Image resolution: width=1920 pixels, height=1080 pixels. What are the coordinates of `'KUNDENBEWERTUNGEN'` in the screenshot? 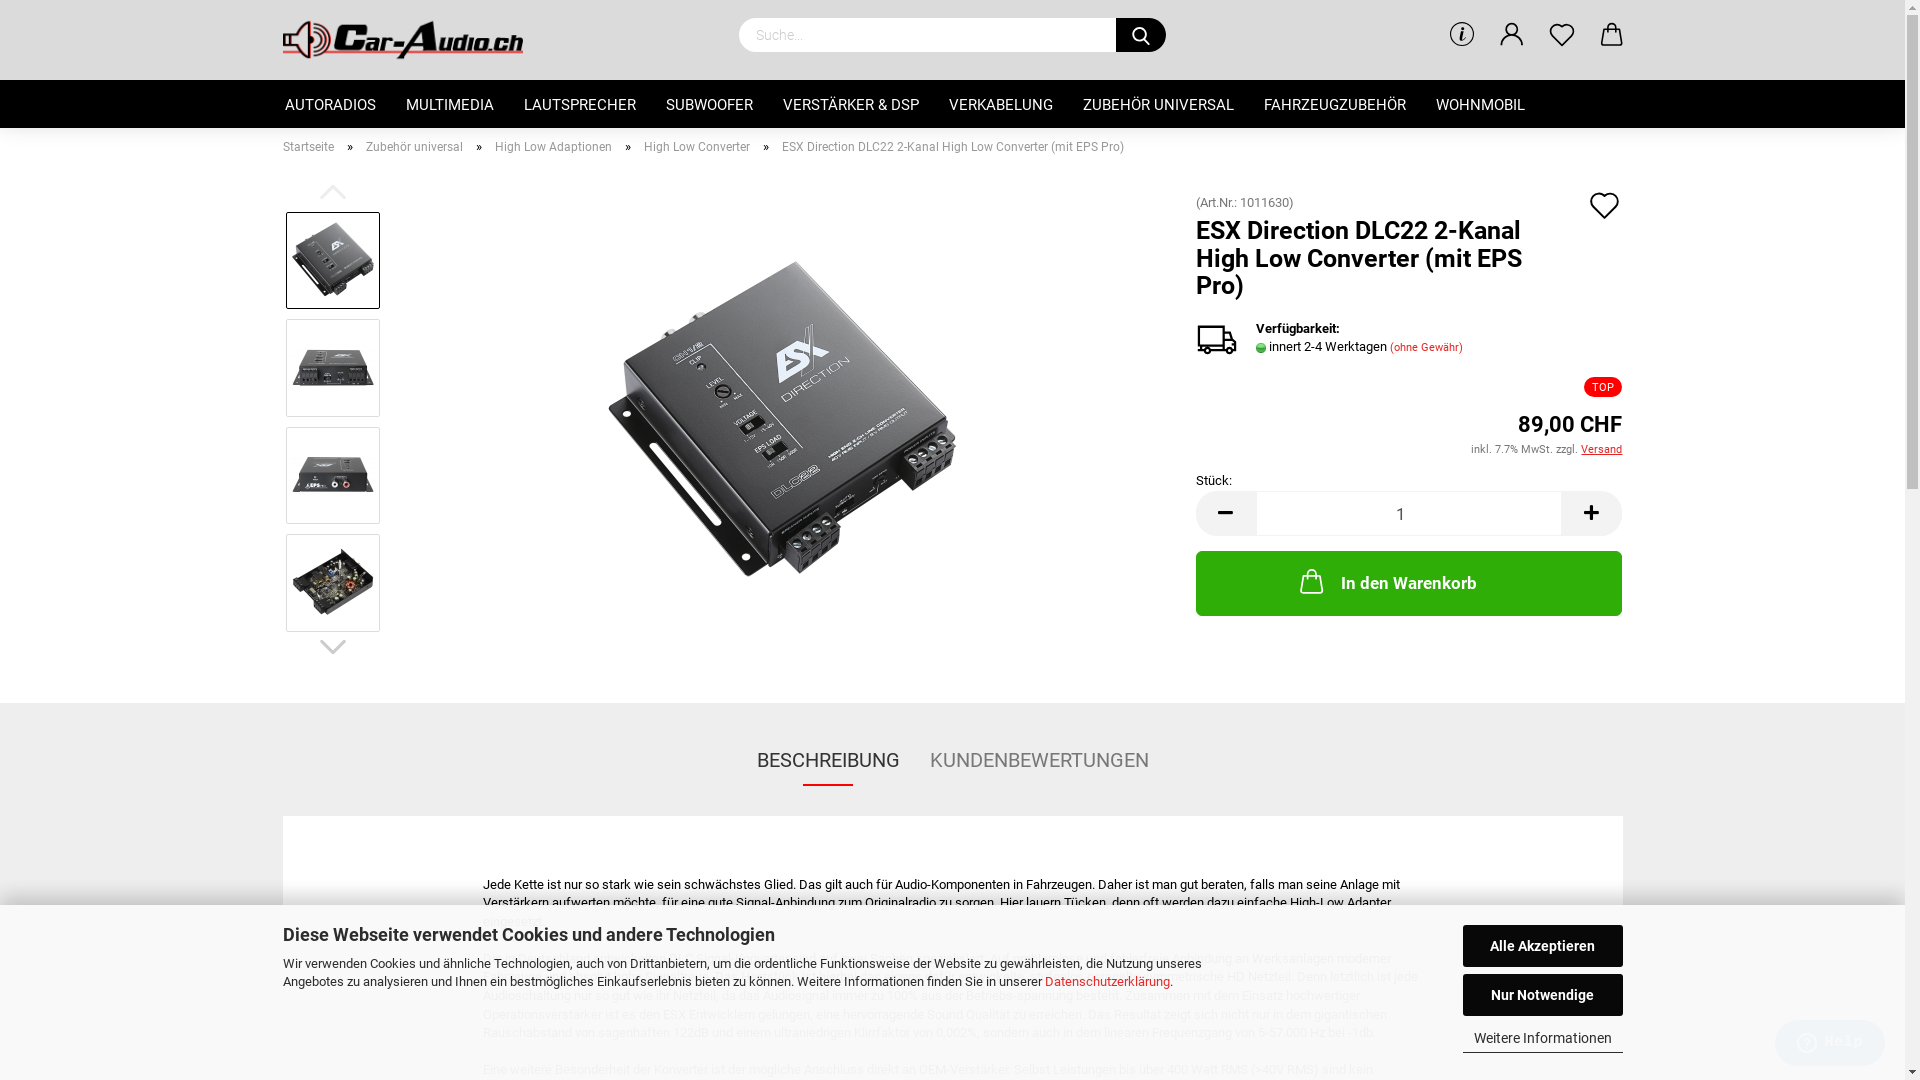 It's located at (1038, 760).